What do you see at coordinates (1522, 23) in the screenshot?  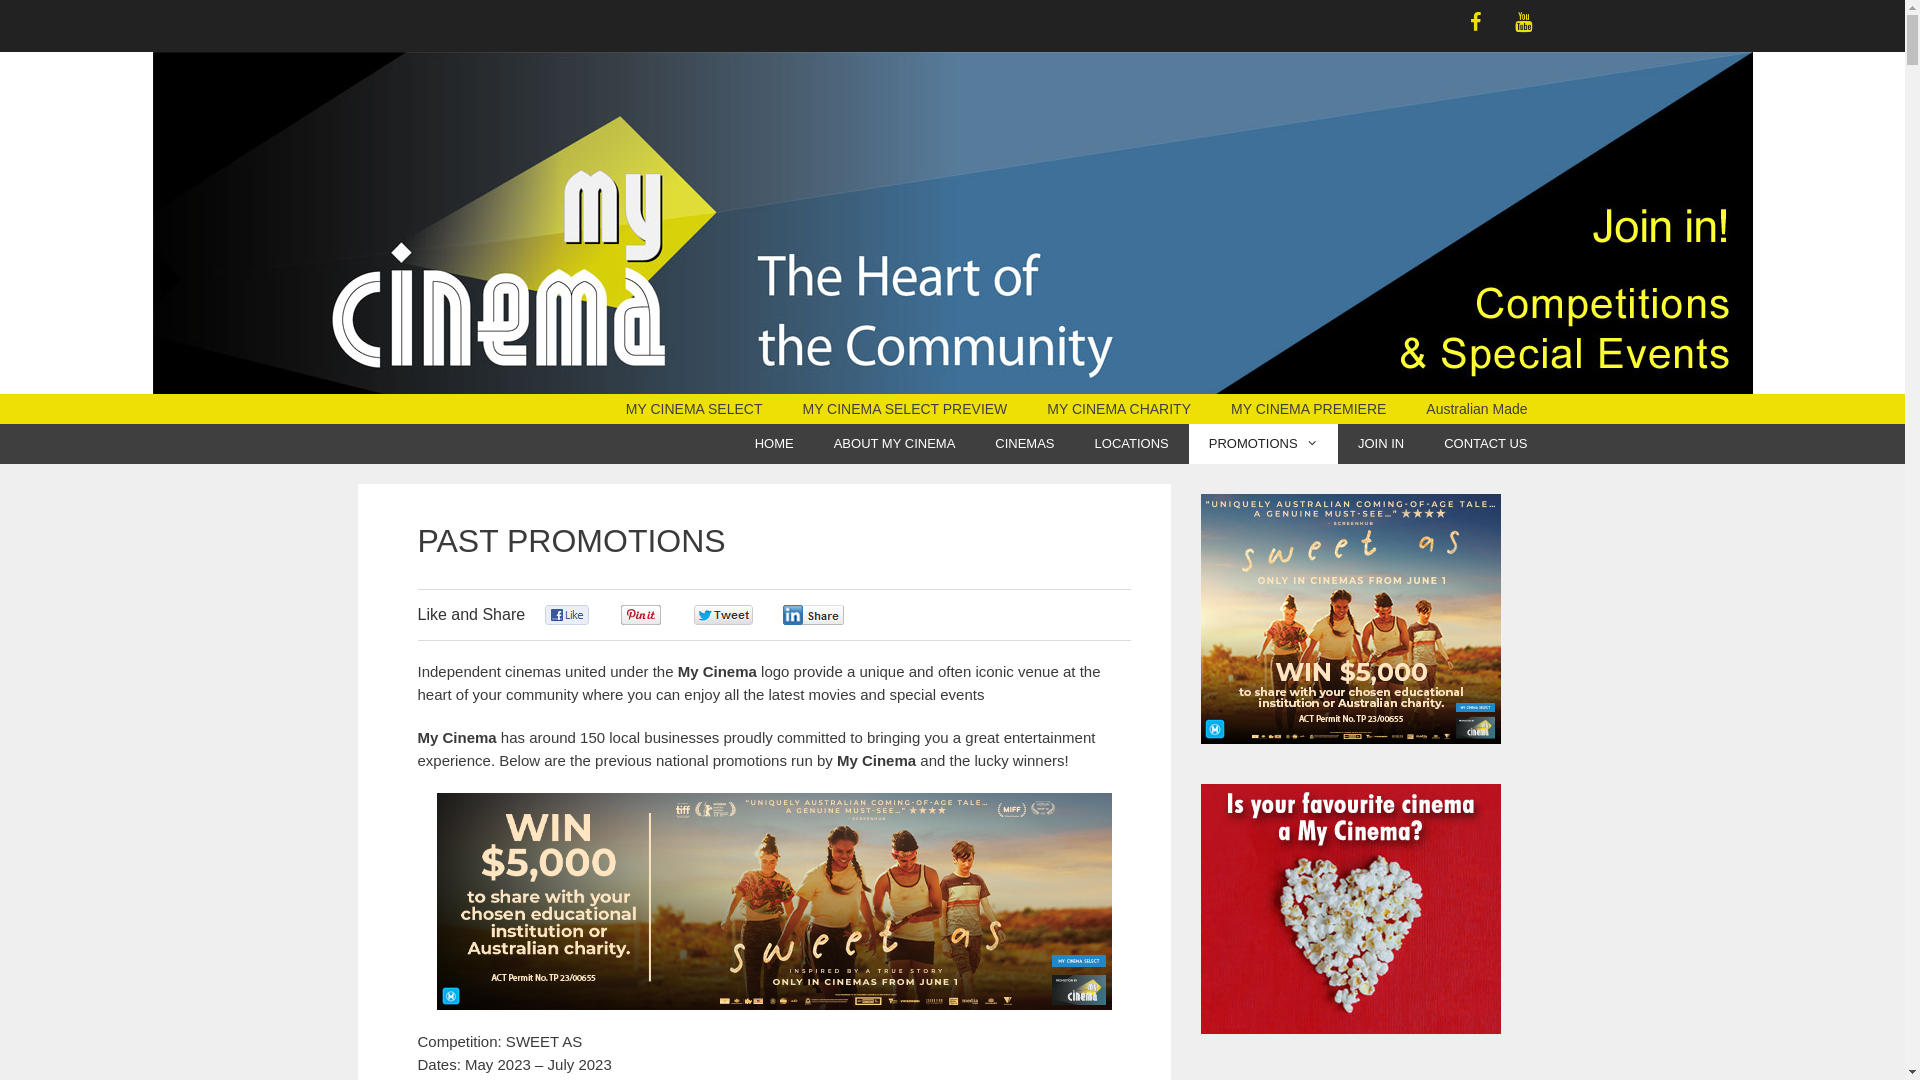 I see `'YouTube'` at bounding box center [1522, 23].